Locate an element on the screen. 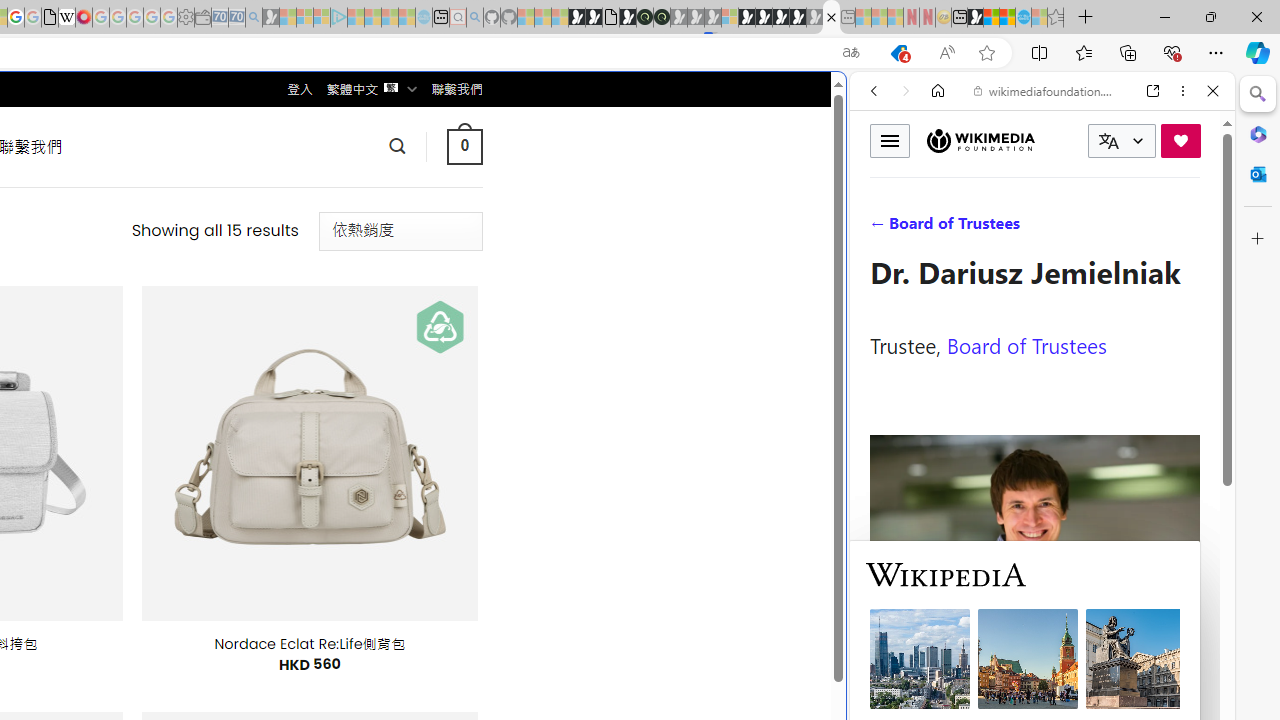 The width and height of the screenshot is (1280, 720). 'MediaWiki' is located at coordinates (82, 17).